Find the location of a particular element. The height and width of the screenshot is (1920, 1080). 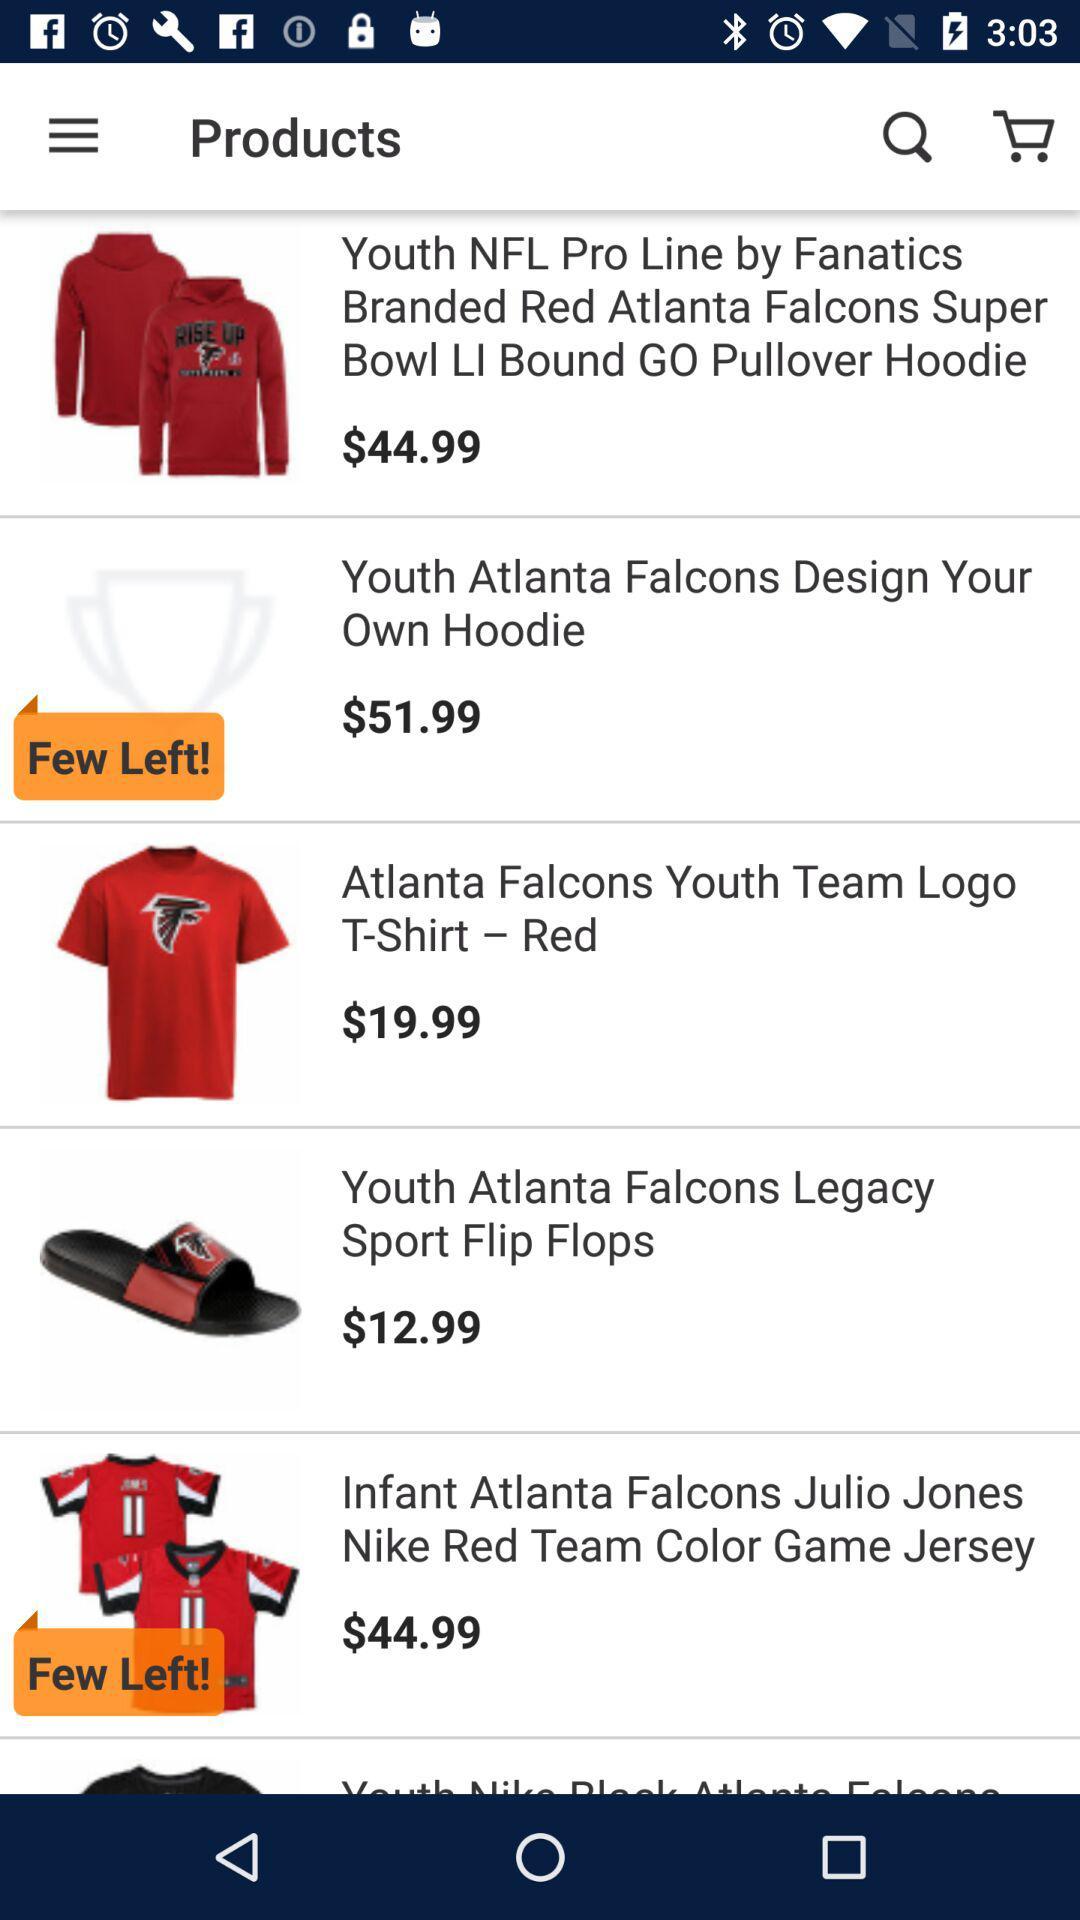

the item above the youth nfl pro item is located at coordinates (906, 135).